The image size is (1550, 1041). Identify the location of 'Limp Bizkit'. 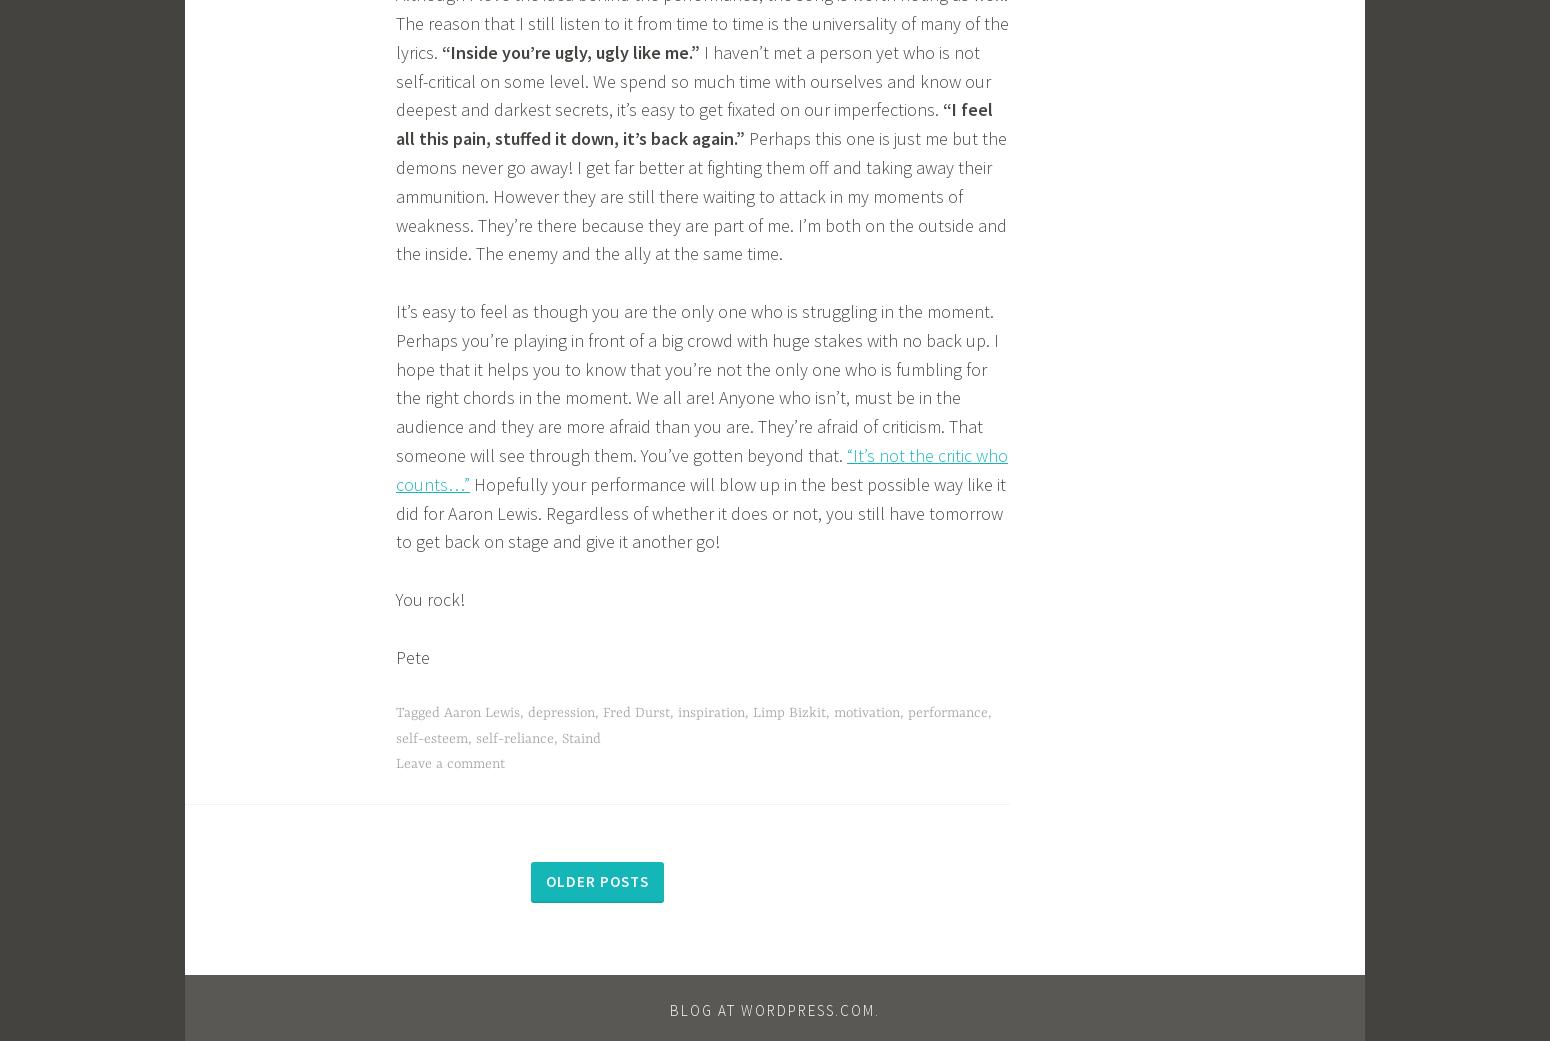
(788, 711).